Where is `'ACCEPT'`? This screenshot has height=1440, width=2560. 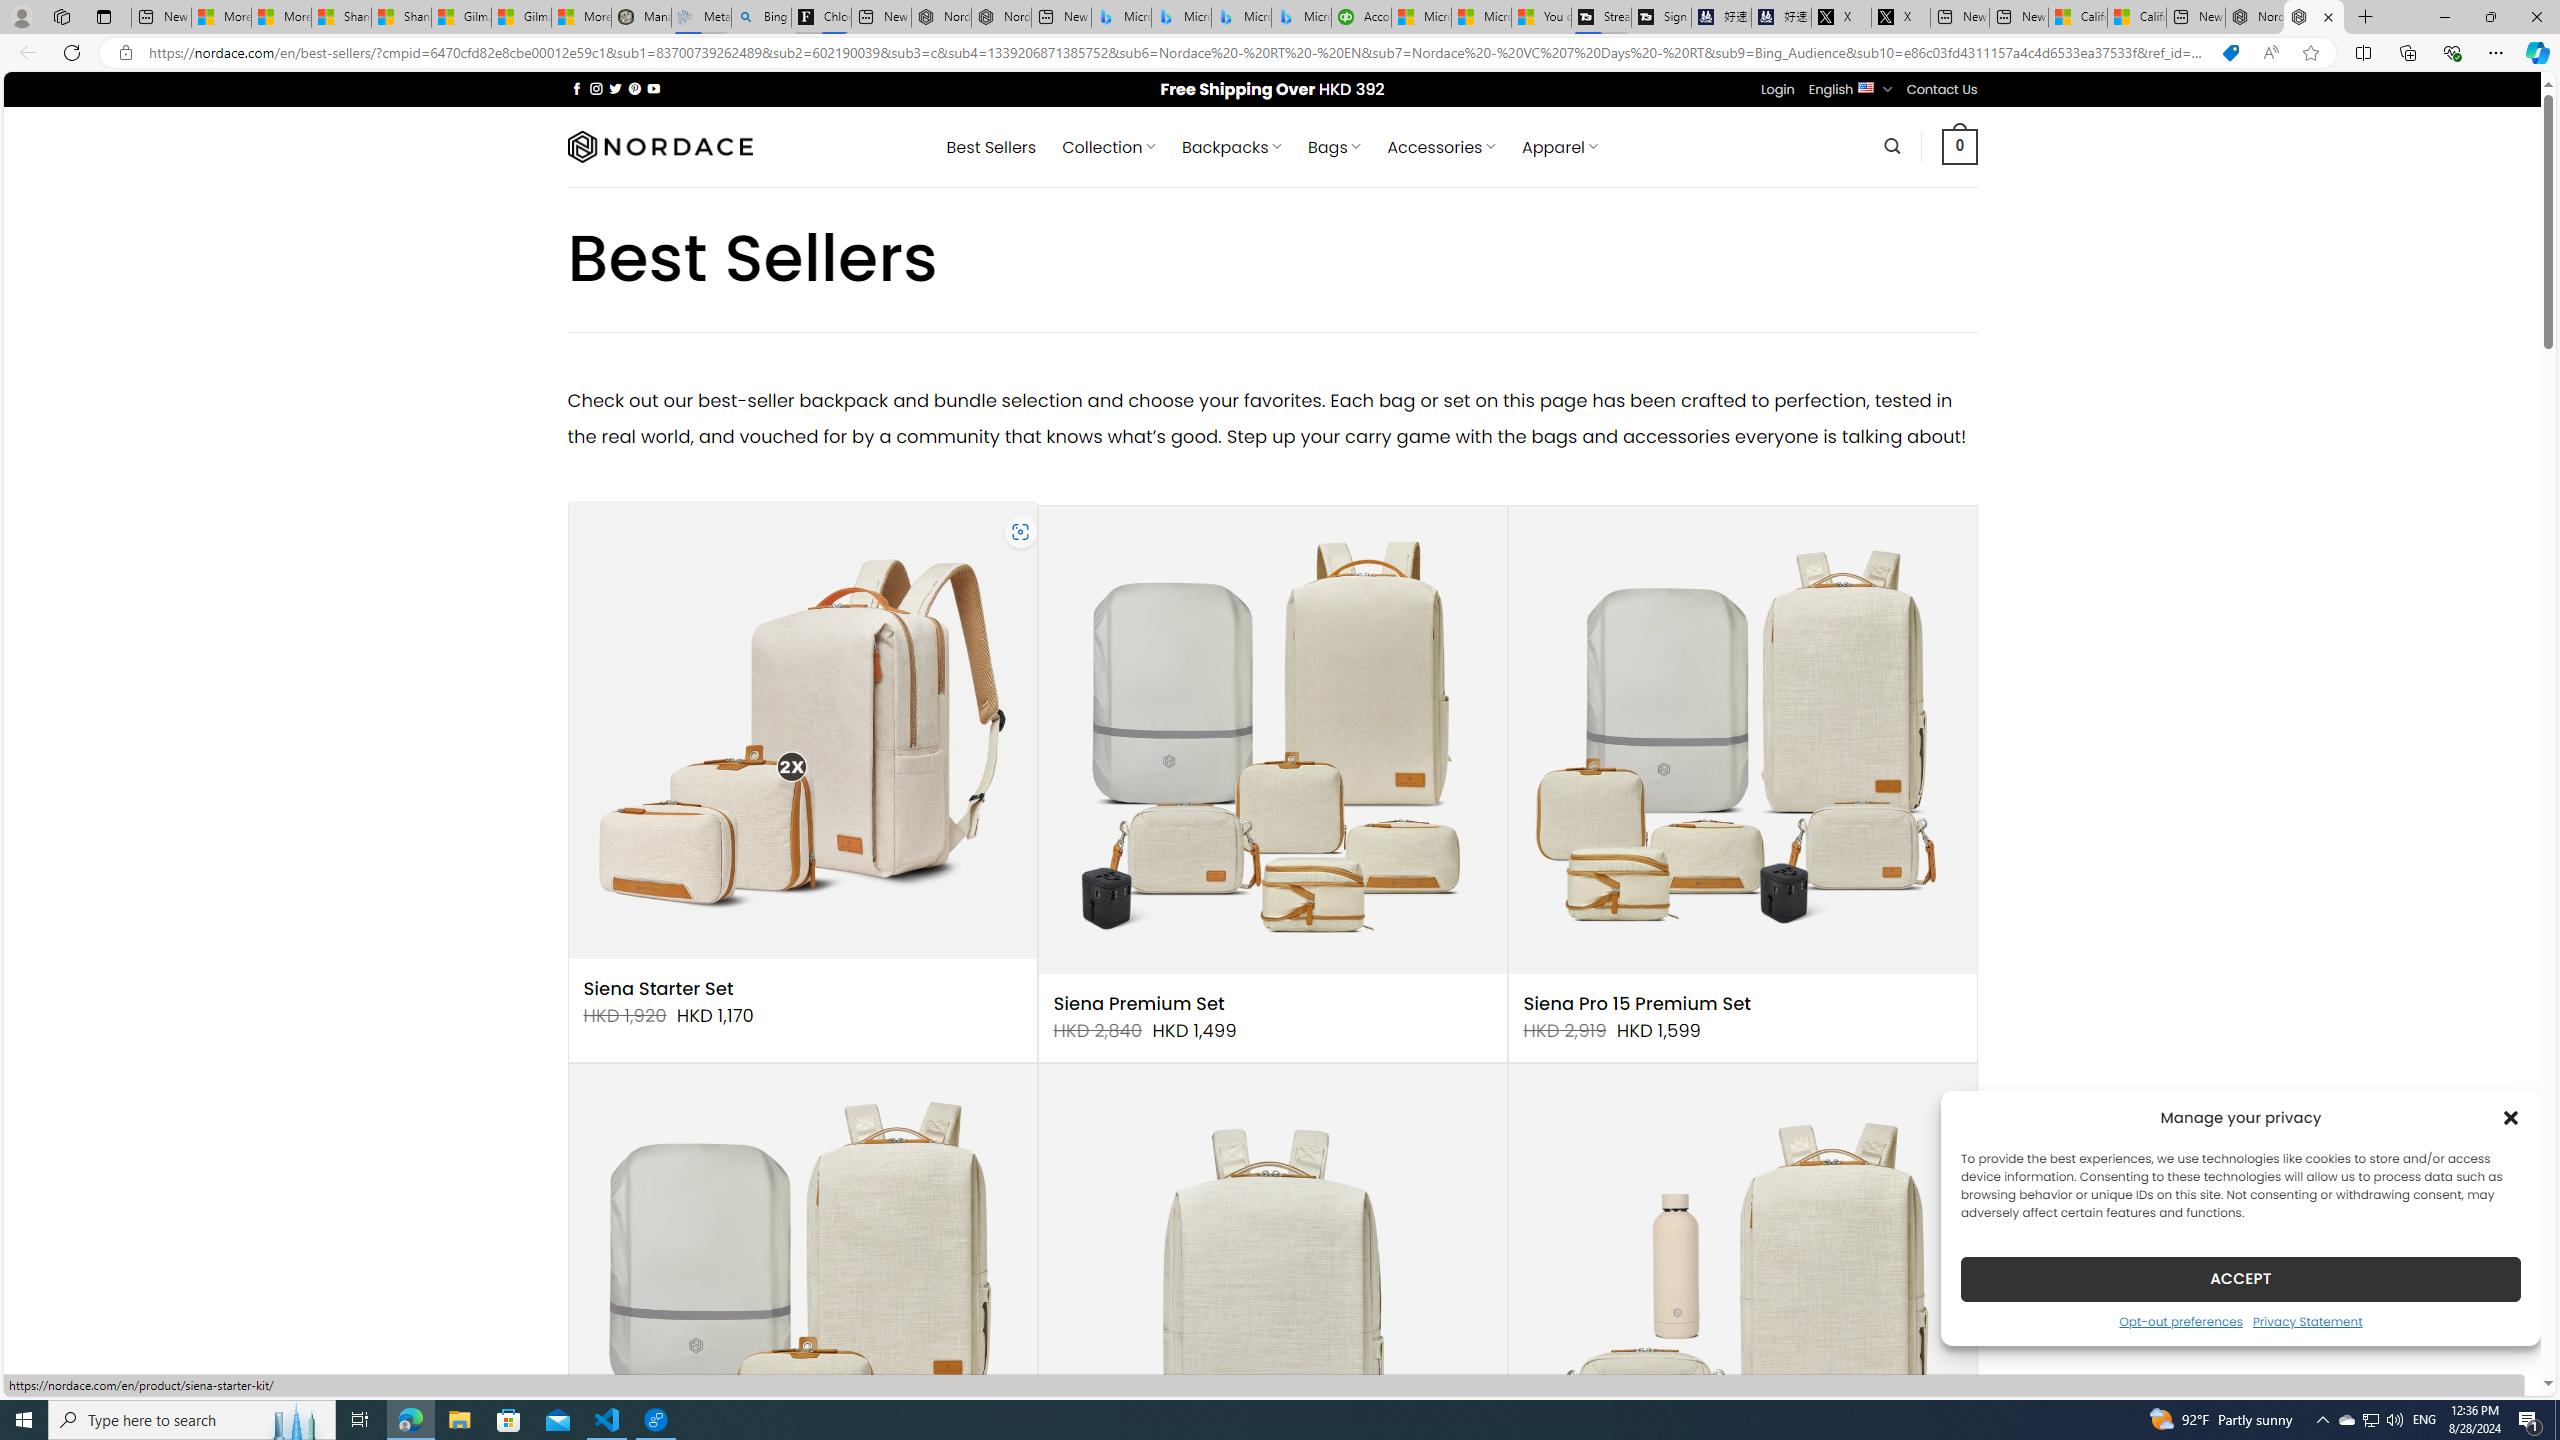 'ACCEPT' is located at coordinates (2241, 1278).